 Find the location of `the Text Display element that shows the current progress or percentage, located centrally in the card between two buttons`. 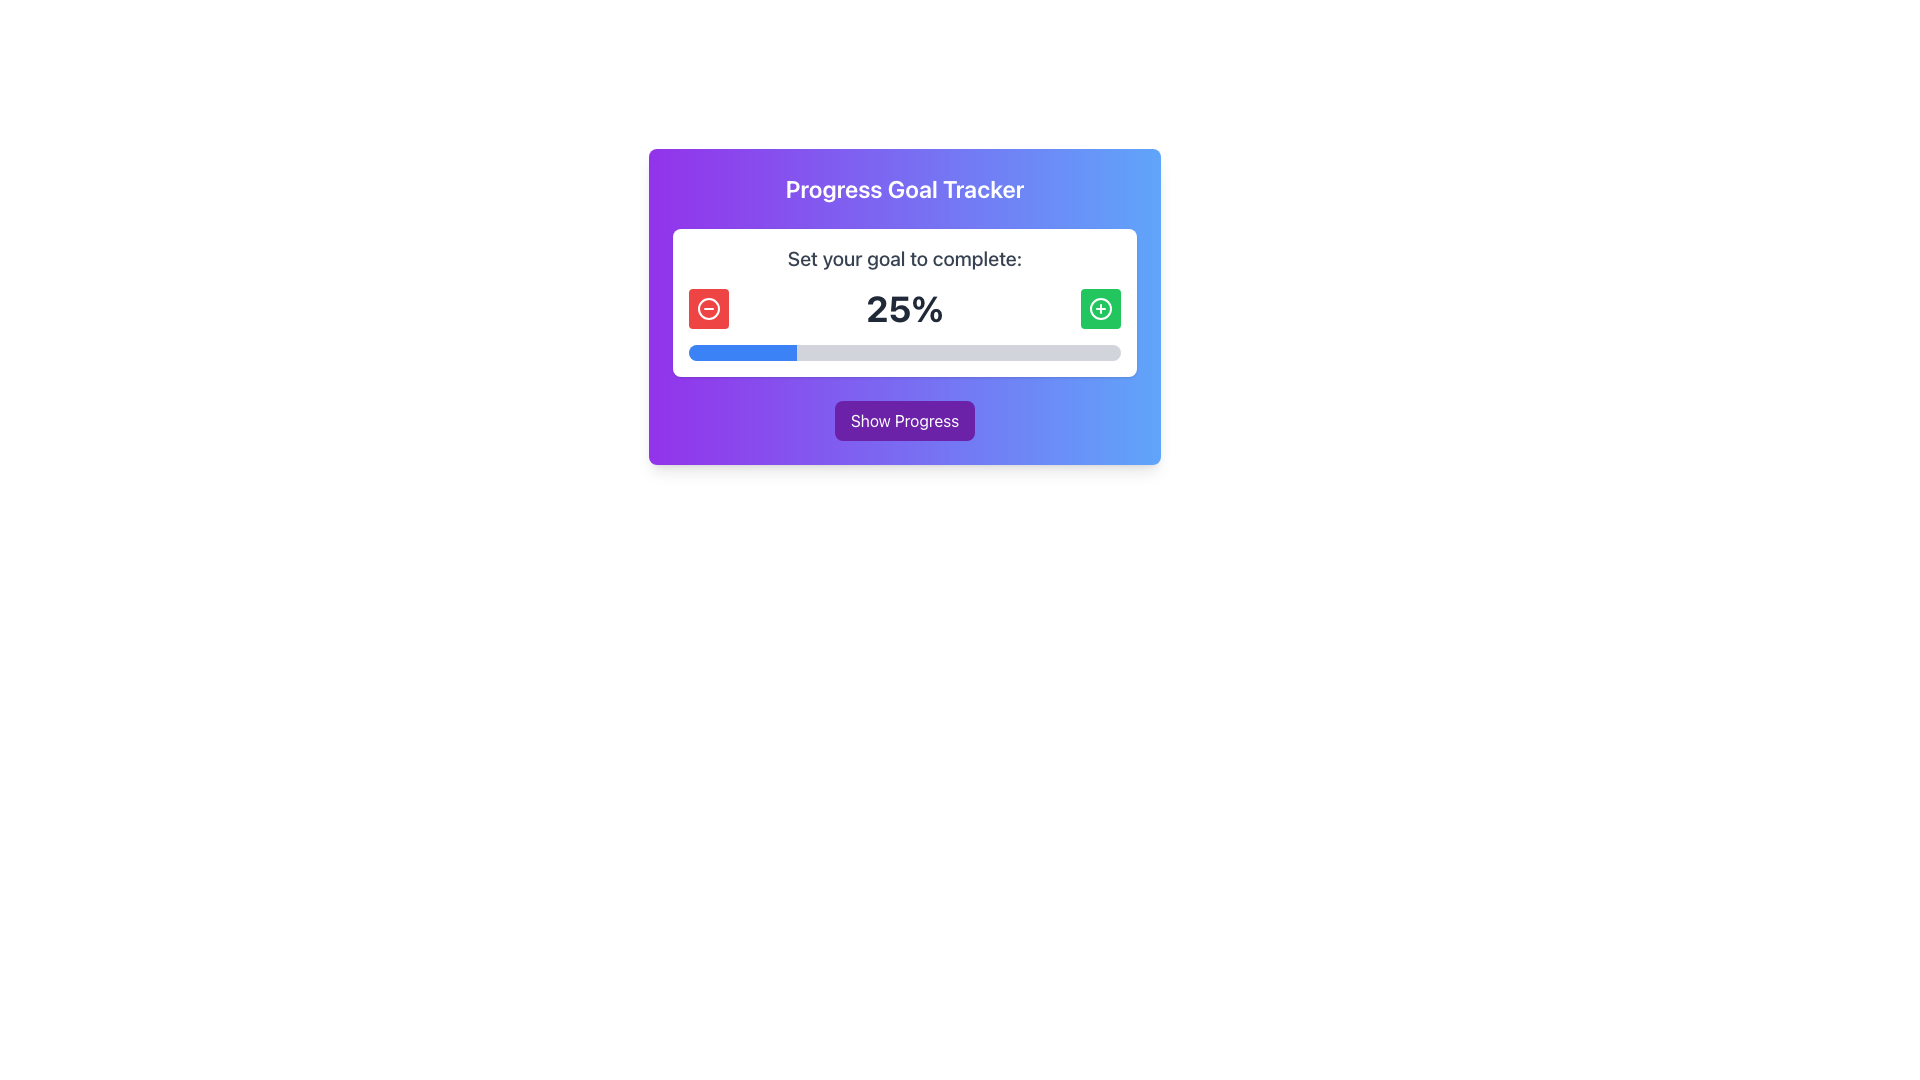

the Text Display element that shows the current progress or percentage, located centrally in the card between two buttons is located at coordinates (904, 308).